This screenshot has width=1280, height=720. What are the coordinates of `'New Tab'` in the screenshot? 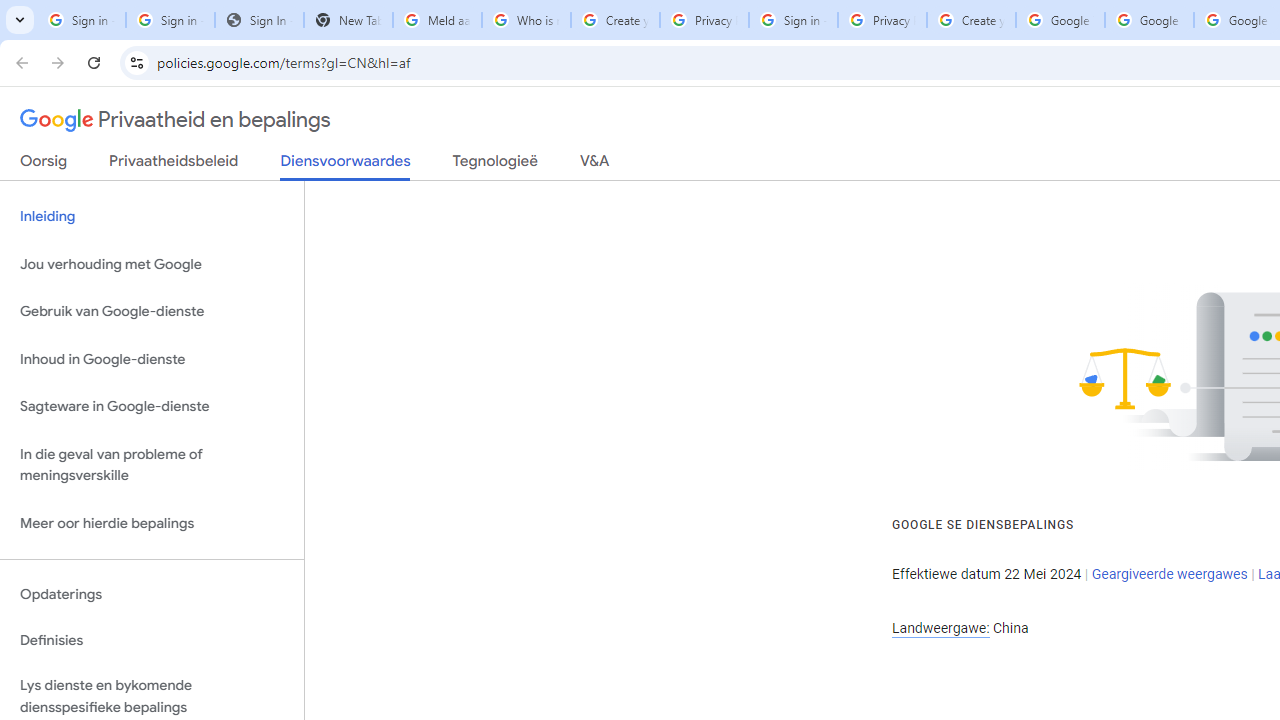 It's located at (348, 20).